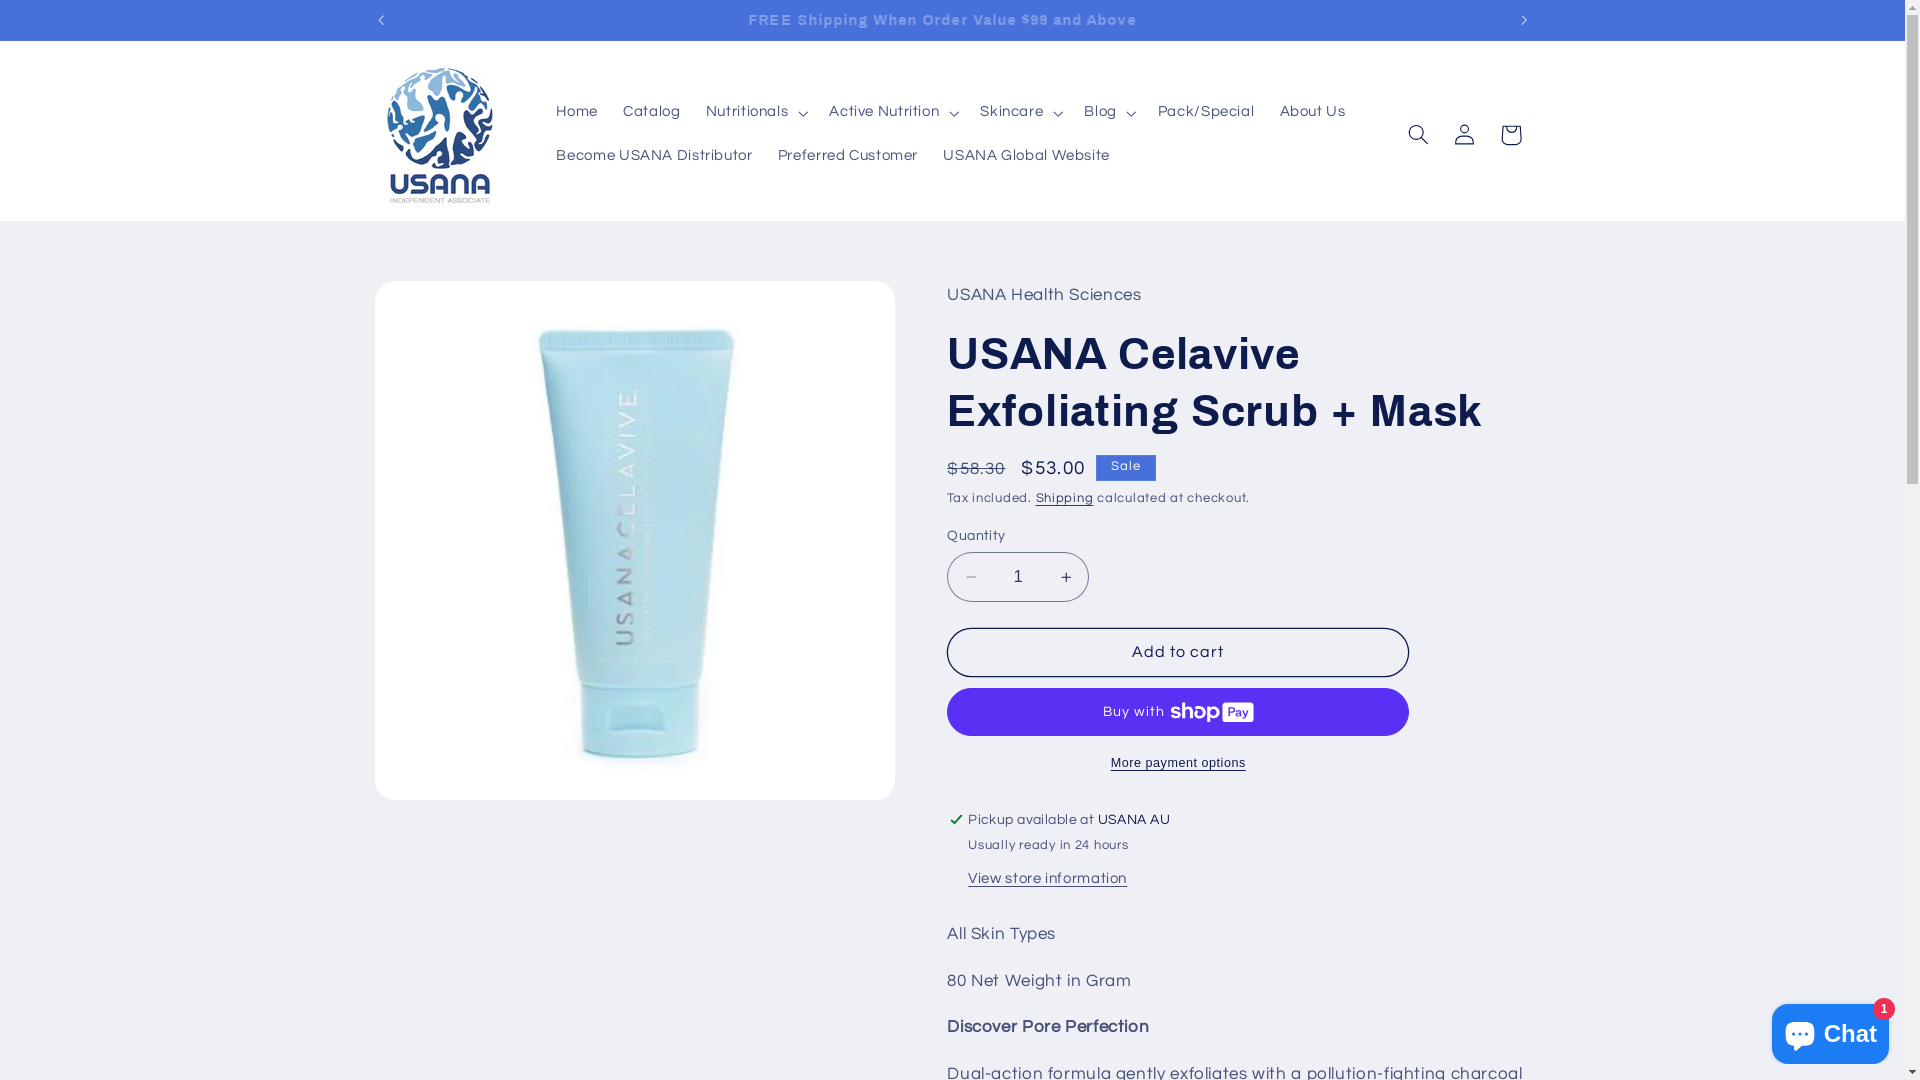 This screenshot has width=1920, height=1080. What do you see at coordinates (1204, 112) in the screenshot?
I see `'Pack/Special'` at bounding box center [1204, 112].